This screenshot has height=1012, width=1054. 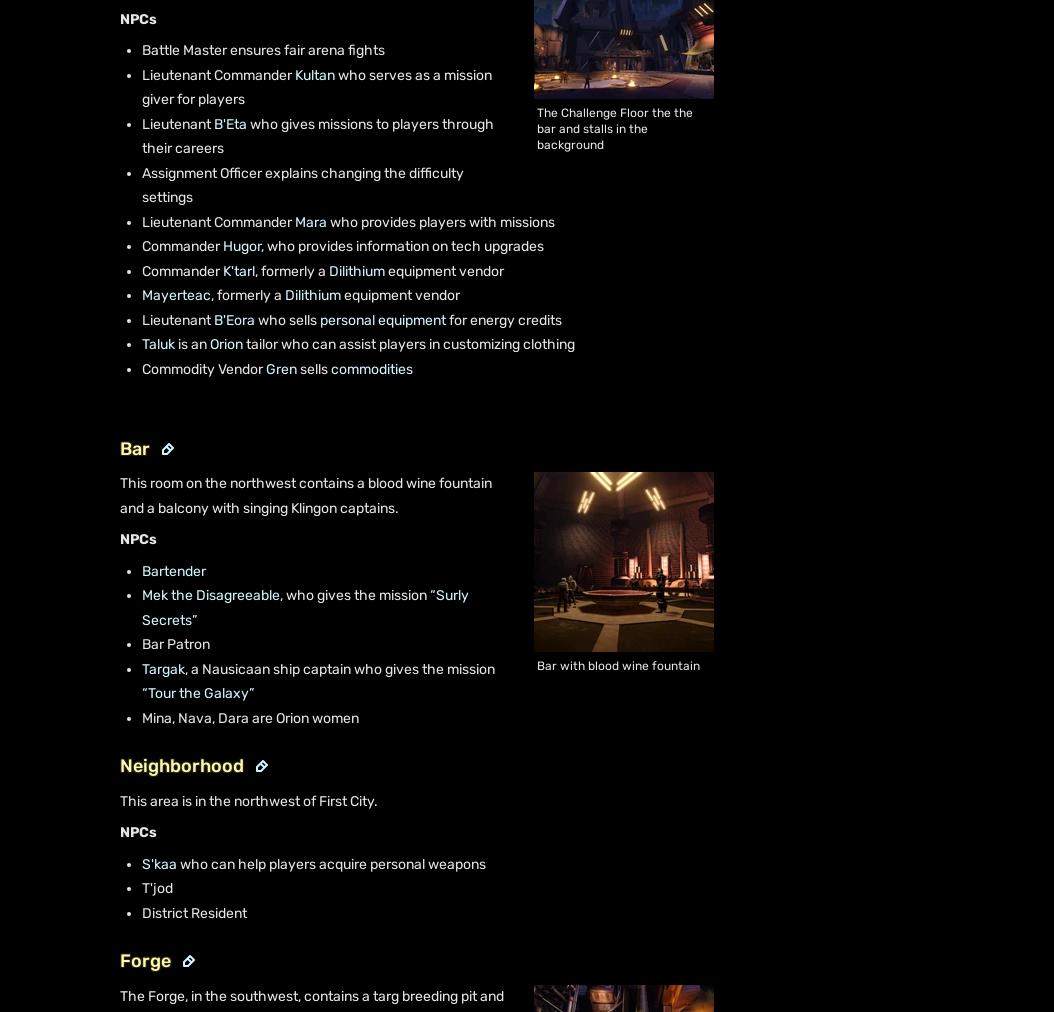 I want to click on 'Terms of Use', so click(x=357, y=27).